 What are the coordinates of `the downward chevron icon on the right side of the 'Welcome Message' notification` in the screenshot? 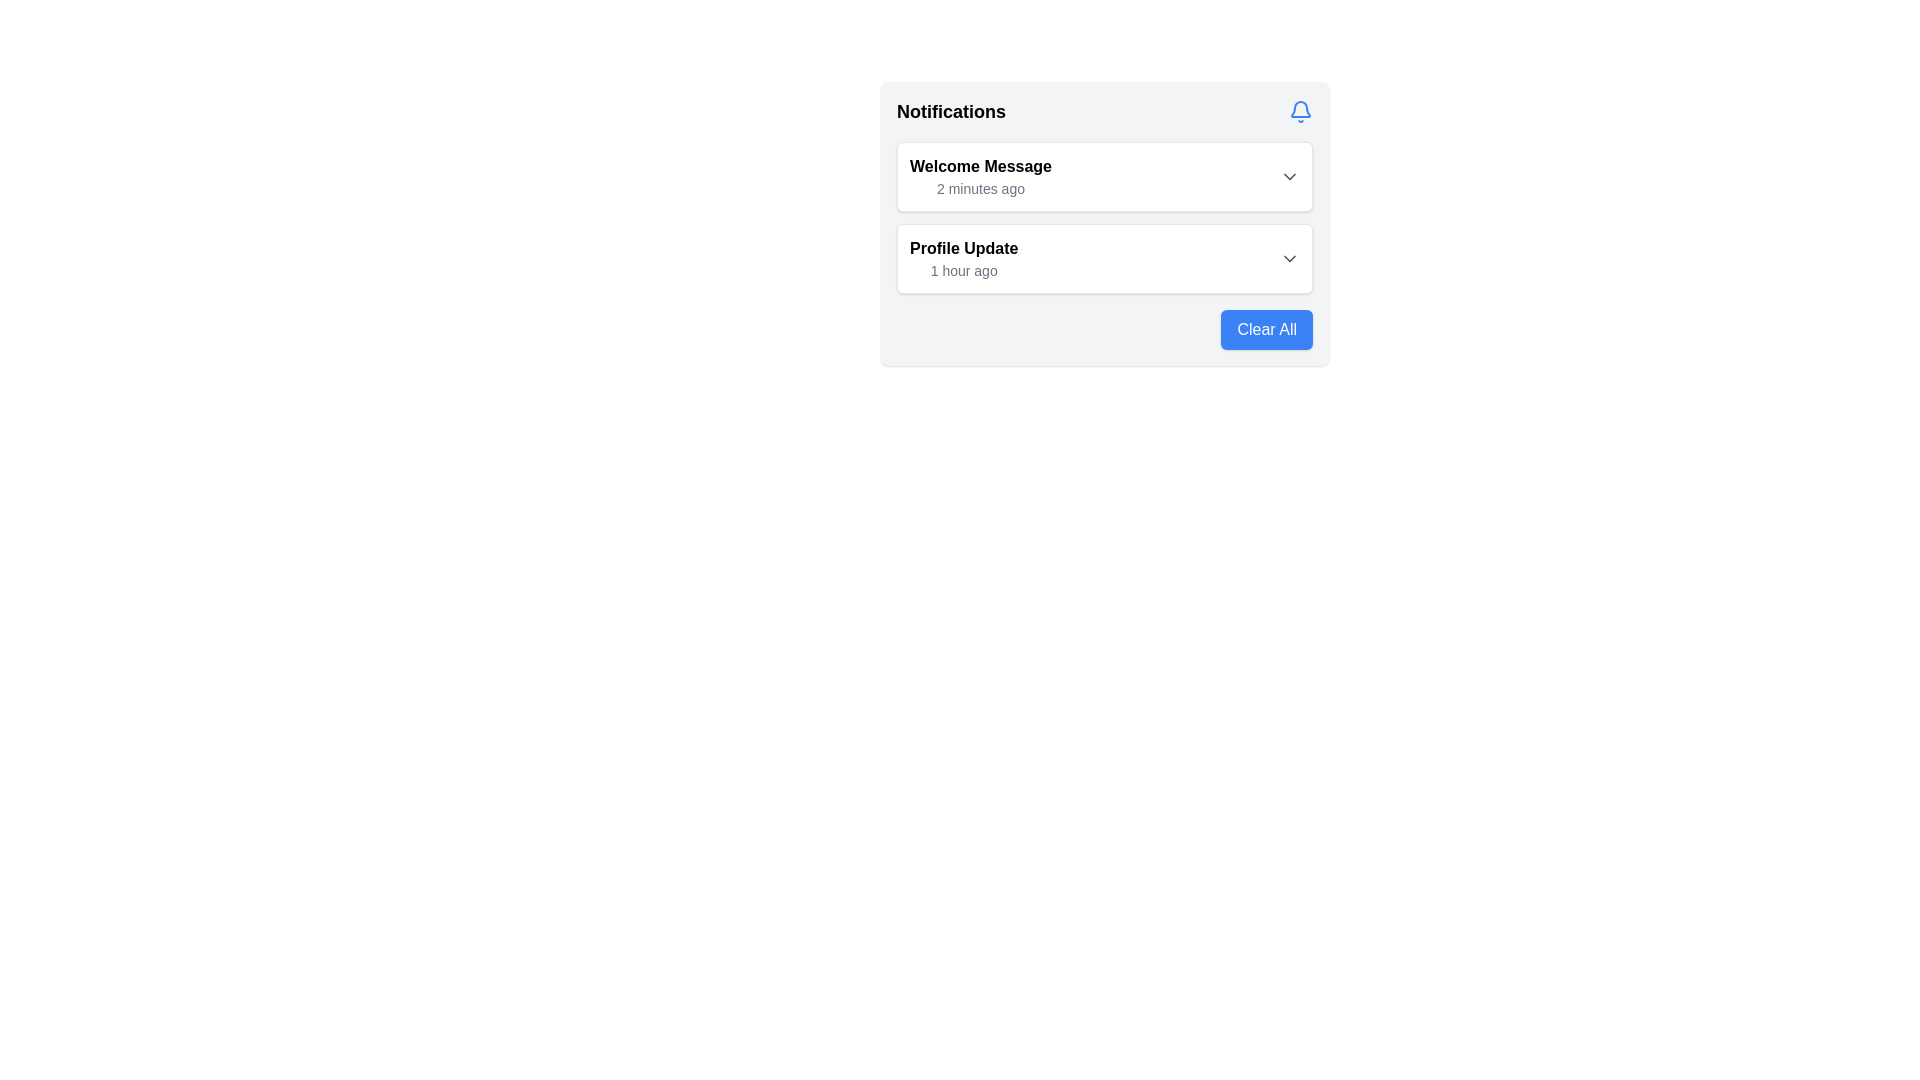 It's located at (1290, 176).